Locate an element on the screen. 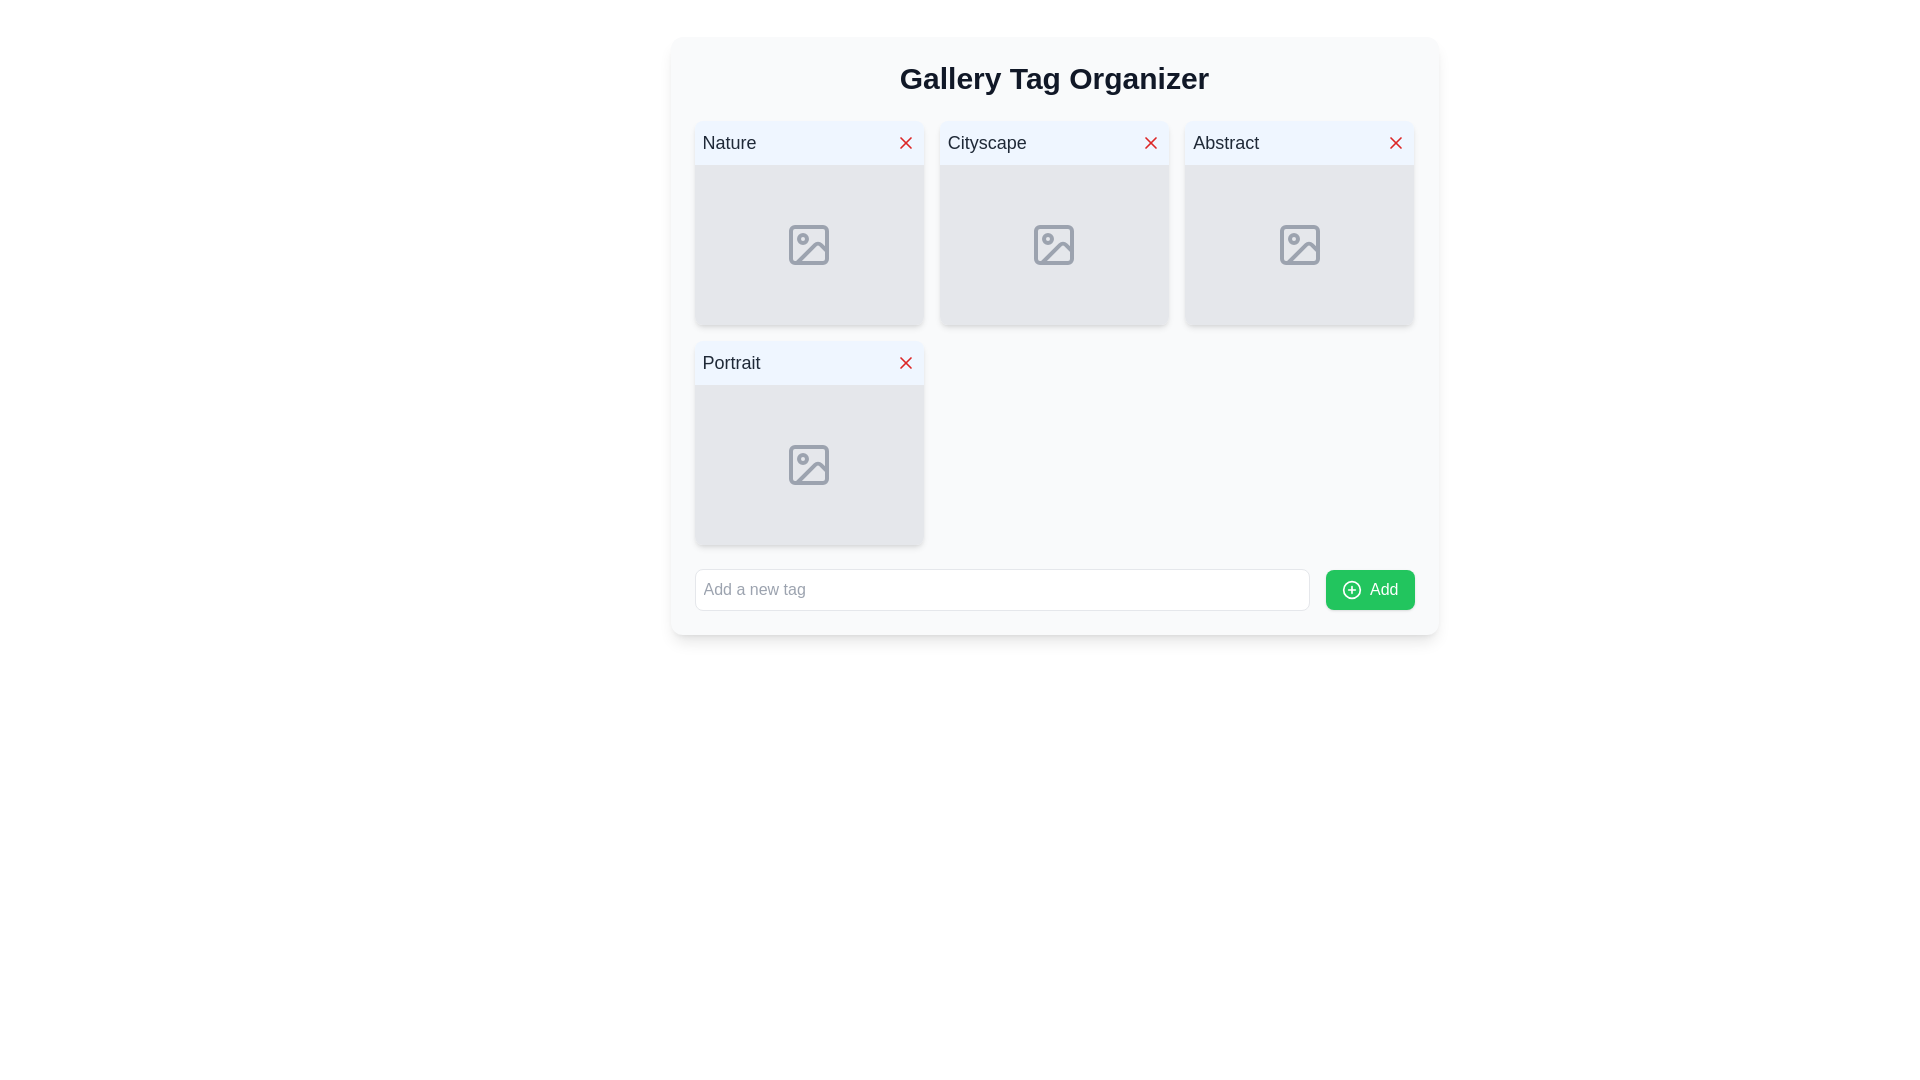 This screenshot has width=1920, height=1080. the Text label in the blue-tinted header bar at the top-left corner of the gallery organizer is located at coordinates (728, 141).